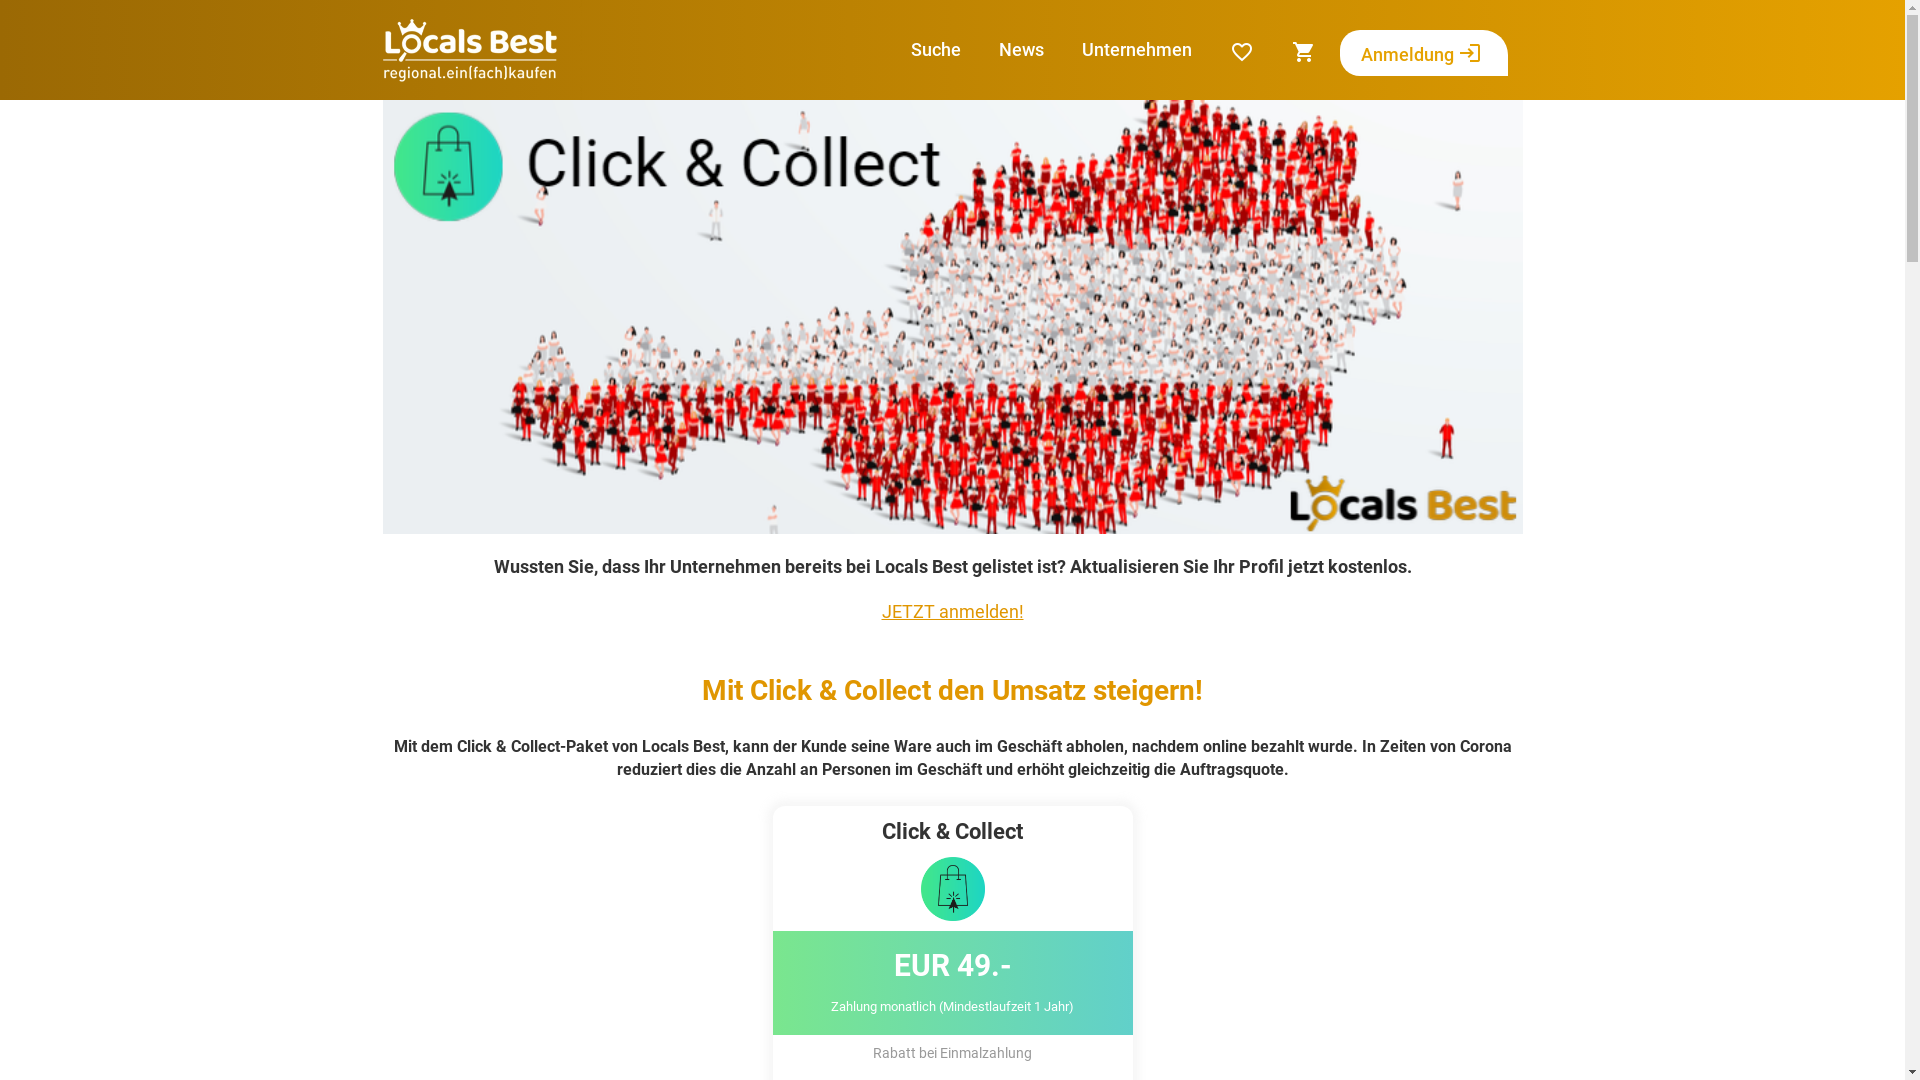  What do you see at coordinates (1142, 49) in the screenshot?
I see `'Unternehmen'` at bounding box center [1142, 49].